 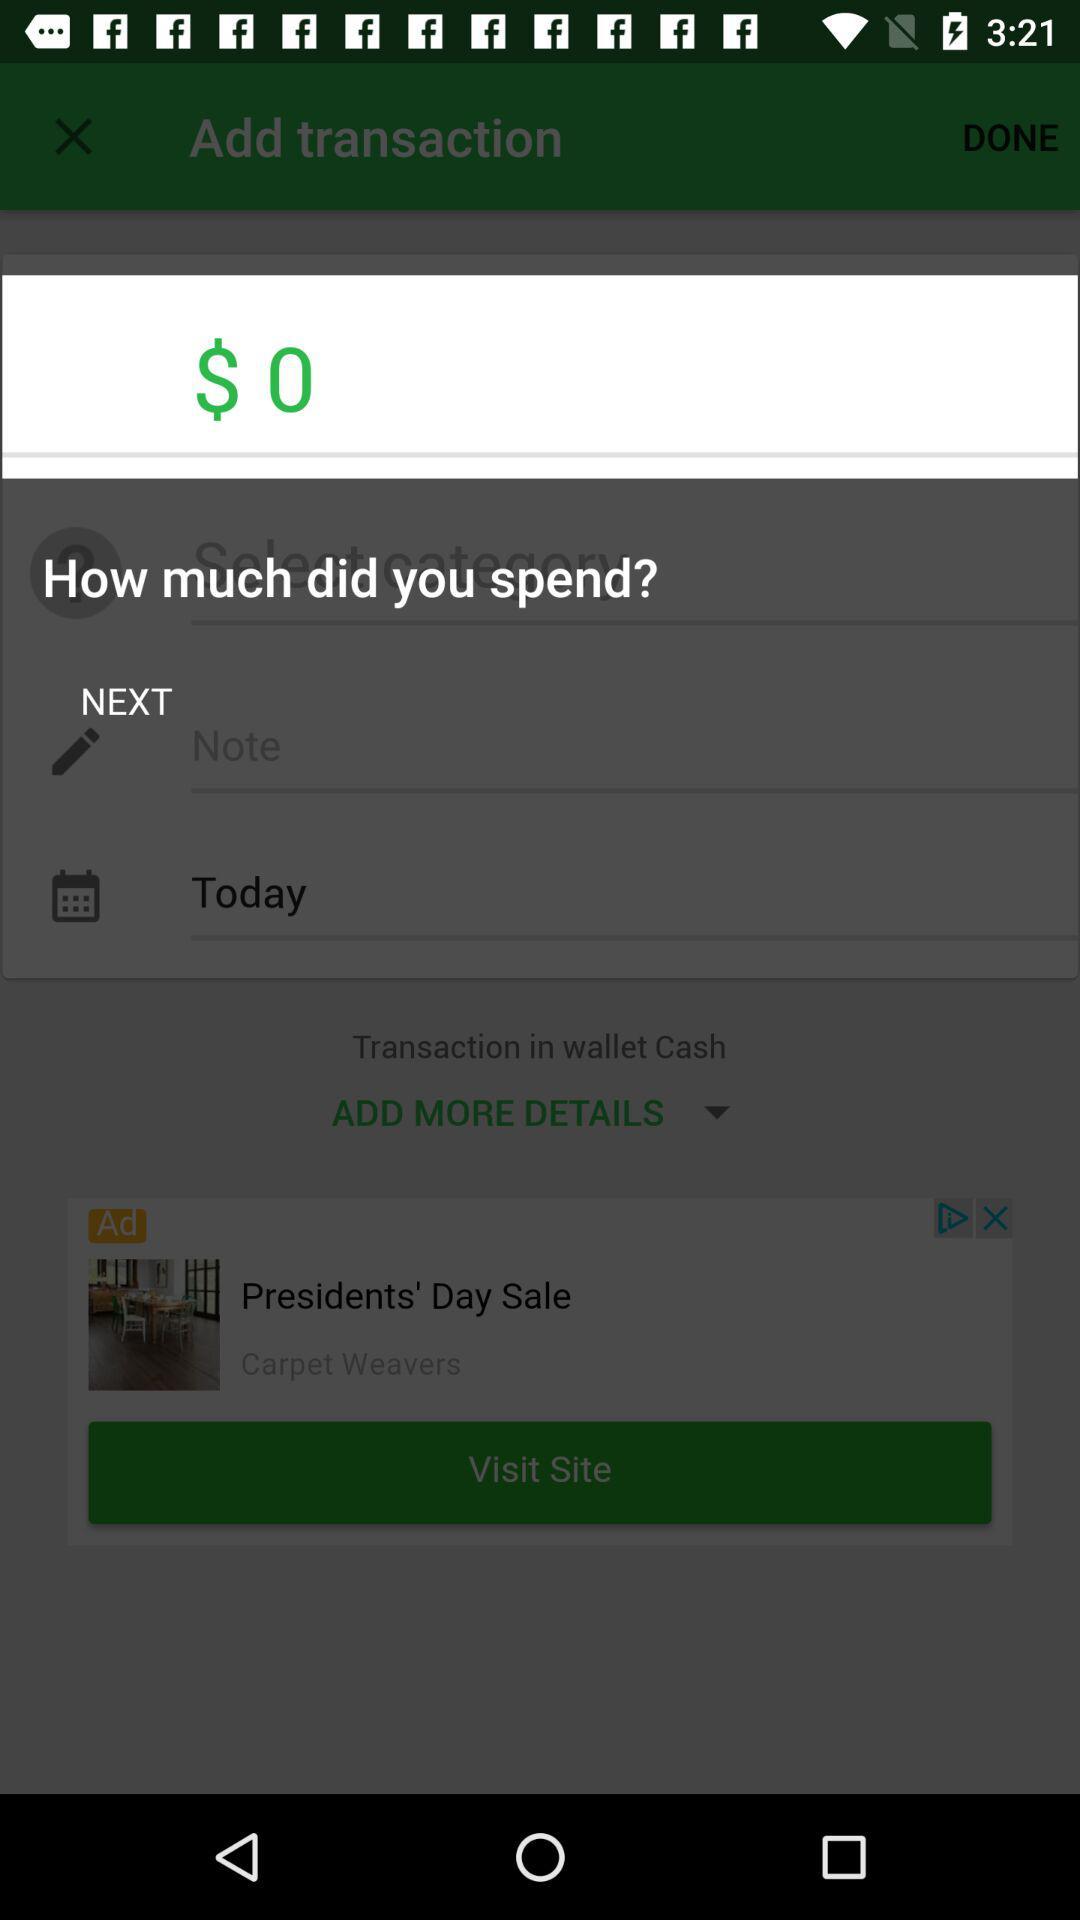 What do you see at coordinates (634, 750) in the screenshot?
I see `the item above the today item` at bounding box center [634, 750].